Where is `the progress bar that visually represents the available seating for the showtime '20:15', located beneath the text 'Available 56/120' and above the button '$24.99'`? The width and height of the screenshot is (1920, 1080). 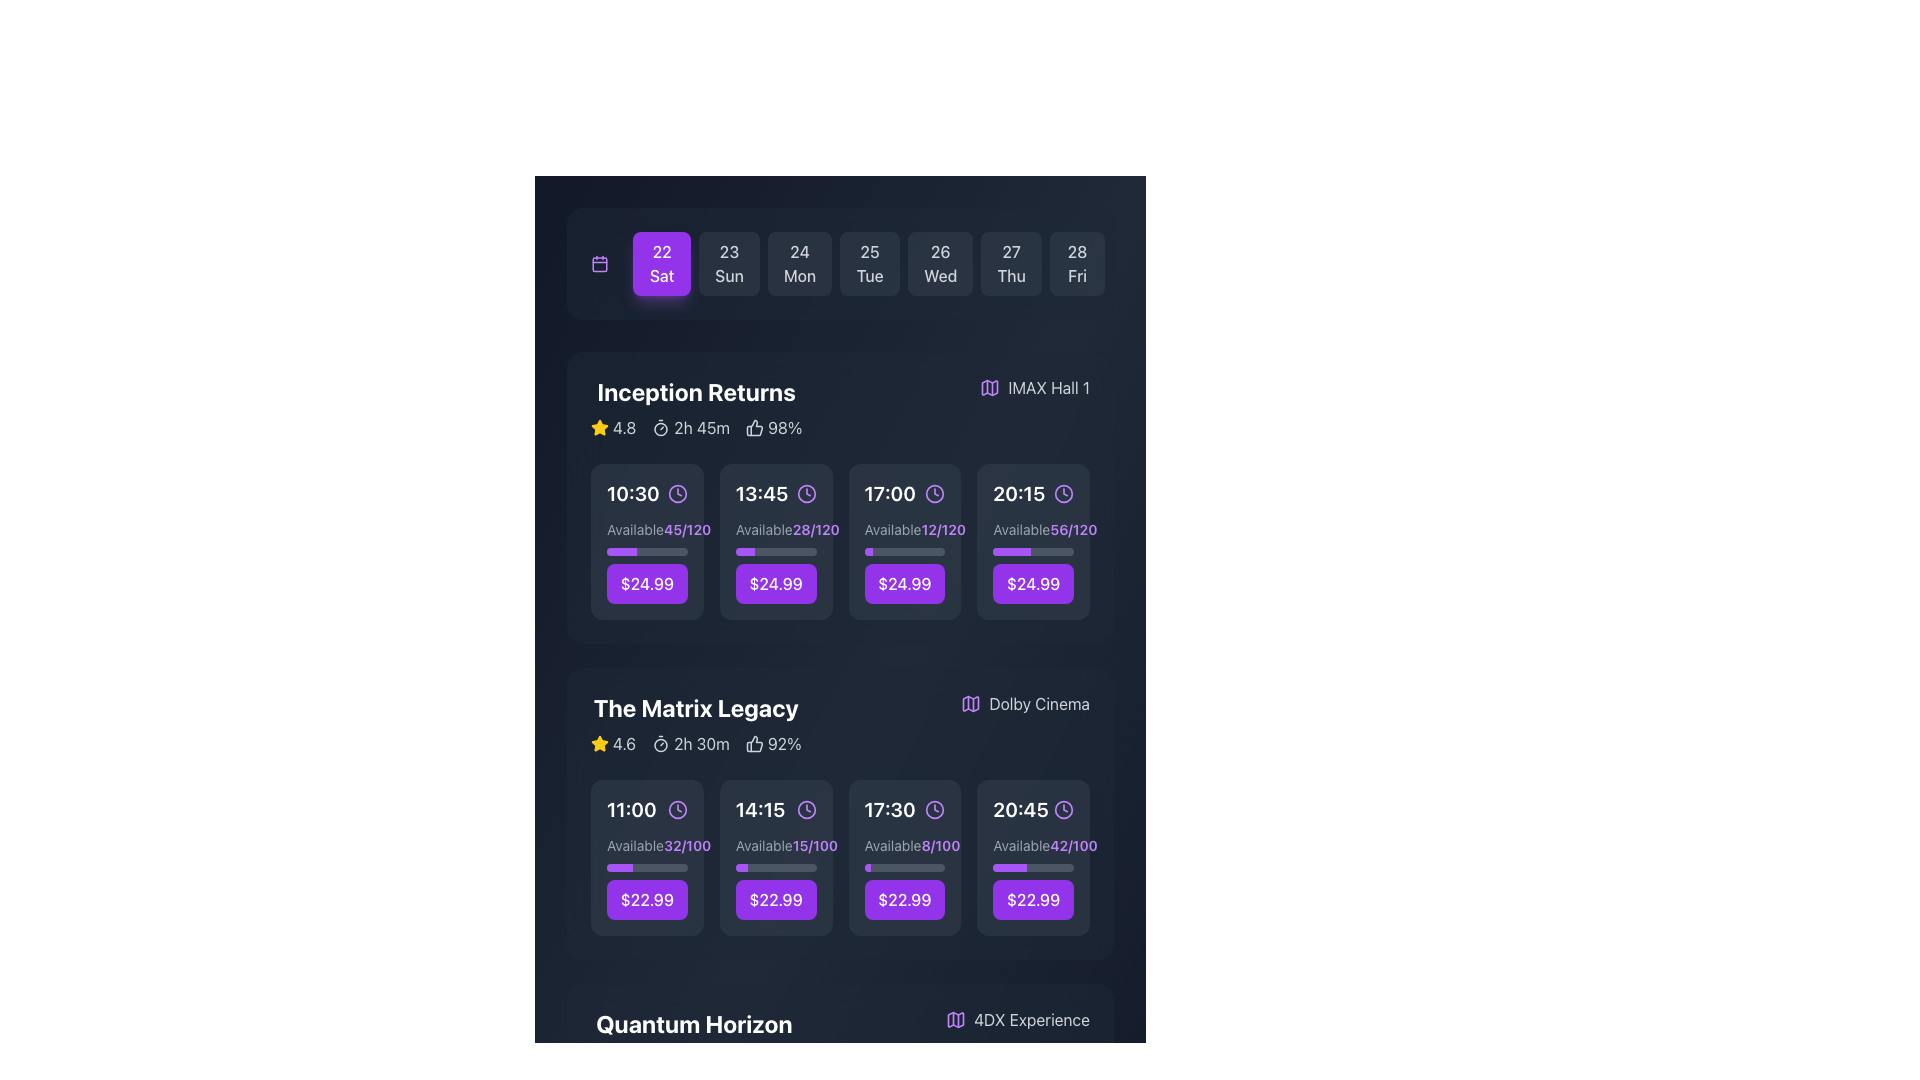 the progress bar that visually represents the available seating for the showtime '20:15', located beneath the text 'Available 56/120' and above the button '$24.99' is located at coordinates (1033, 551).